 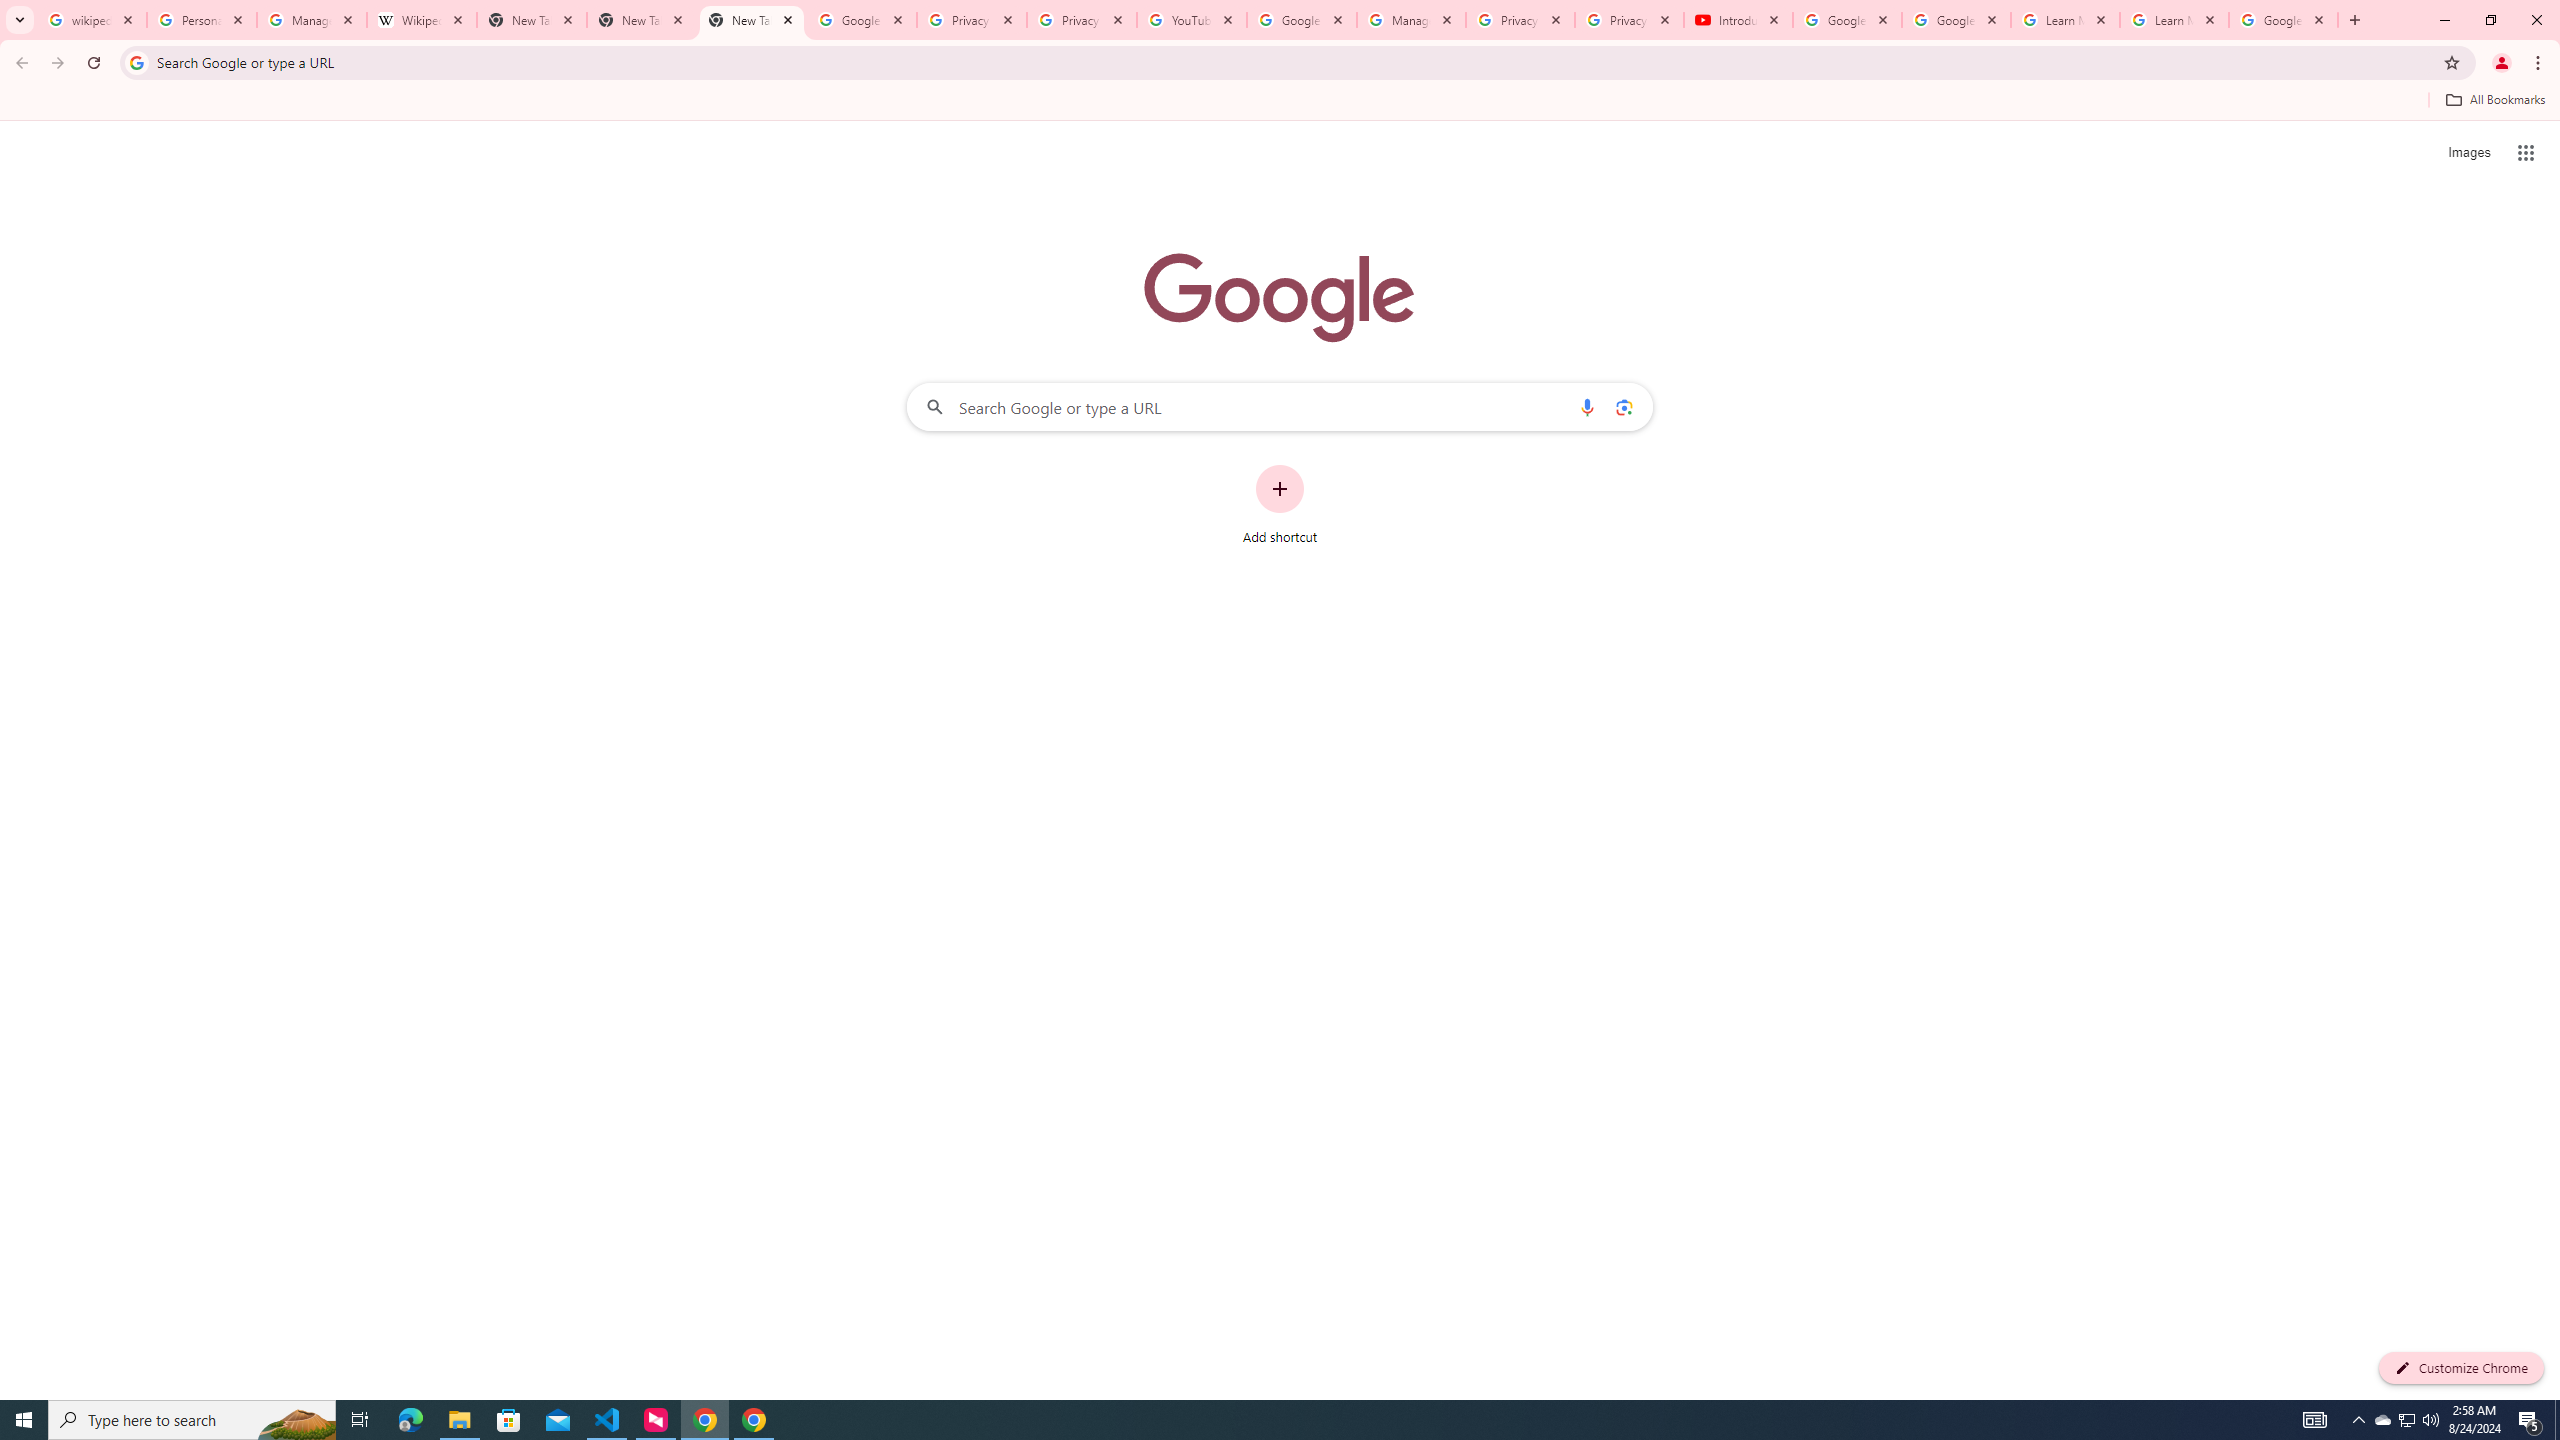 What do you see at coordinates (135, 61) in the screenshot?
I see `'Search icon'` at bounding box center [135, 61].